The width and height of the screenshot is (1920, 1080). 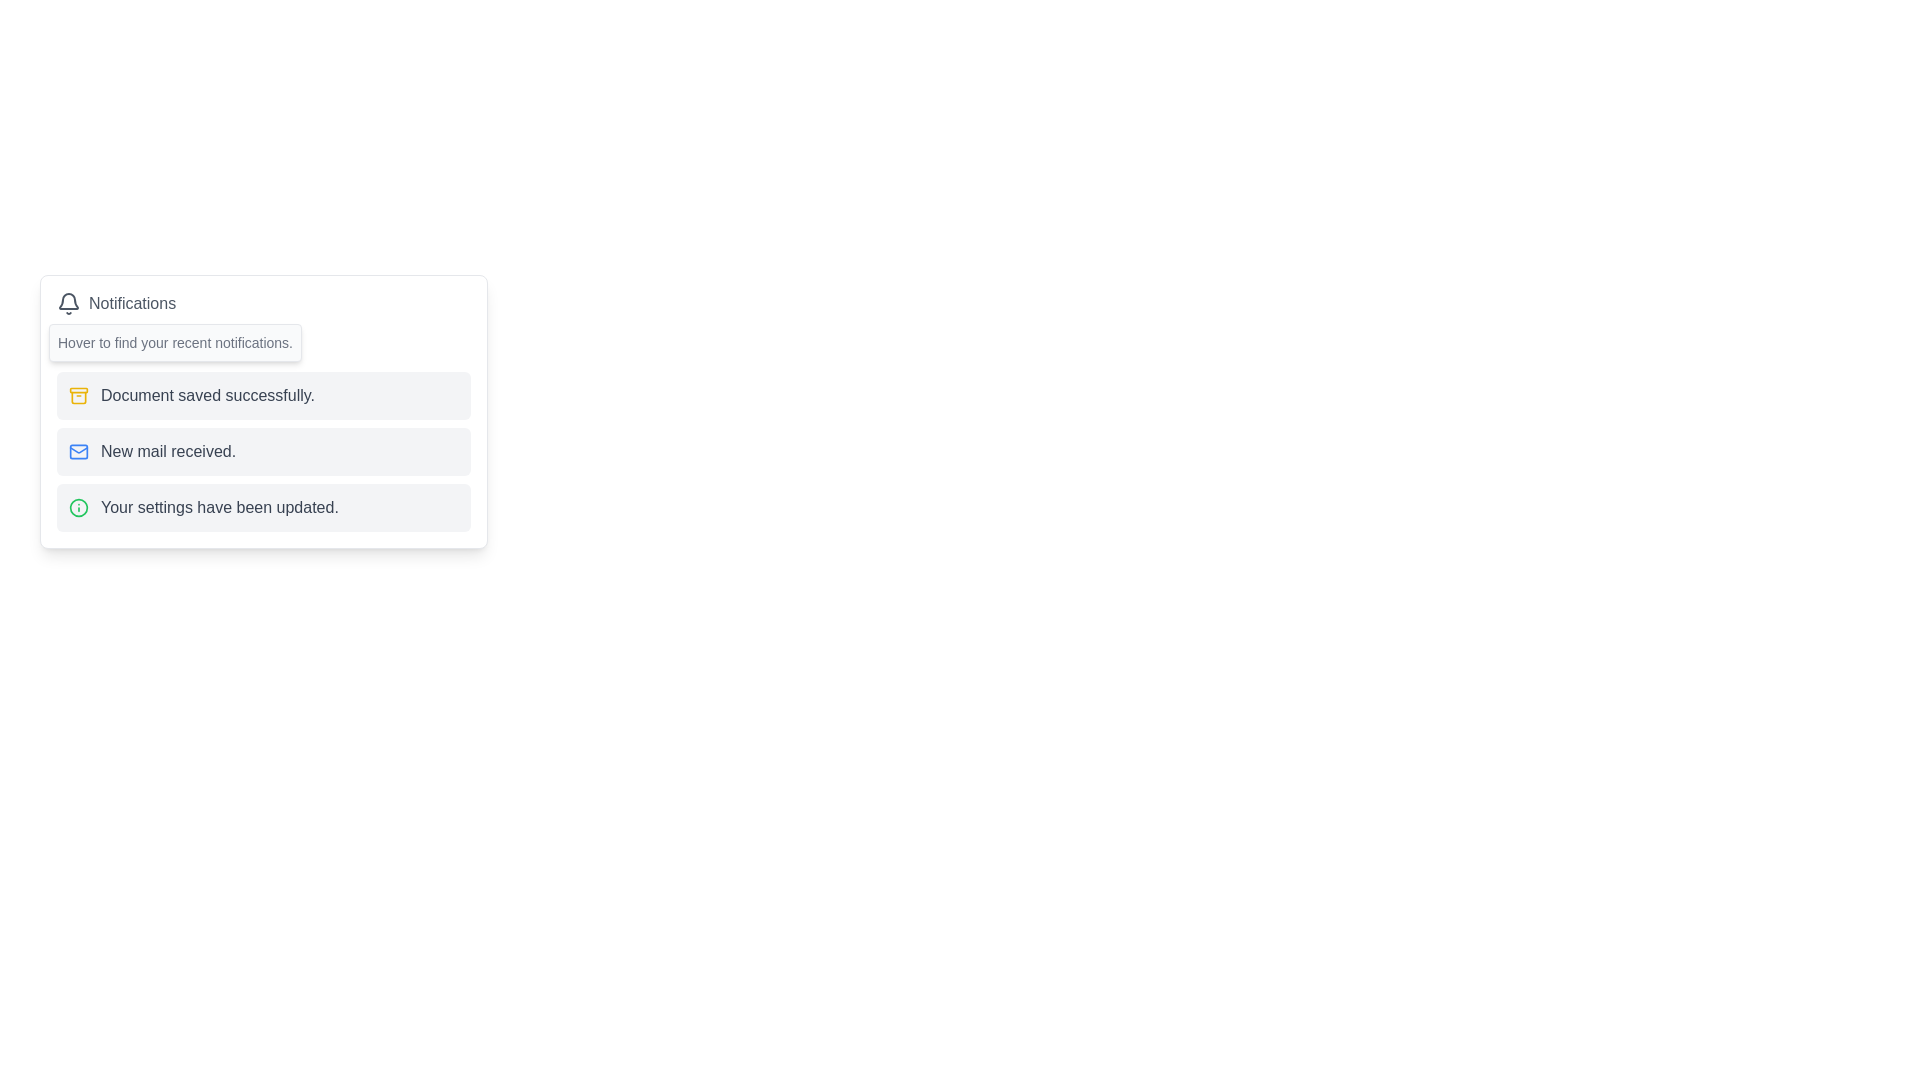 What do you see at coordinates (263, 451) in the screenshot?
I see `notification indicating the receipt of new mail, which is the second element in a vertical list of notifications within a bordered and shadowed card` at bounding box center [263, 451].